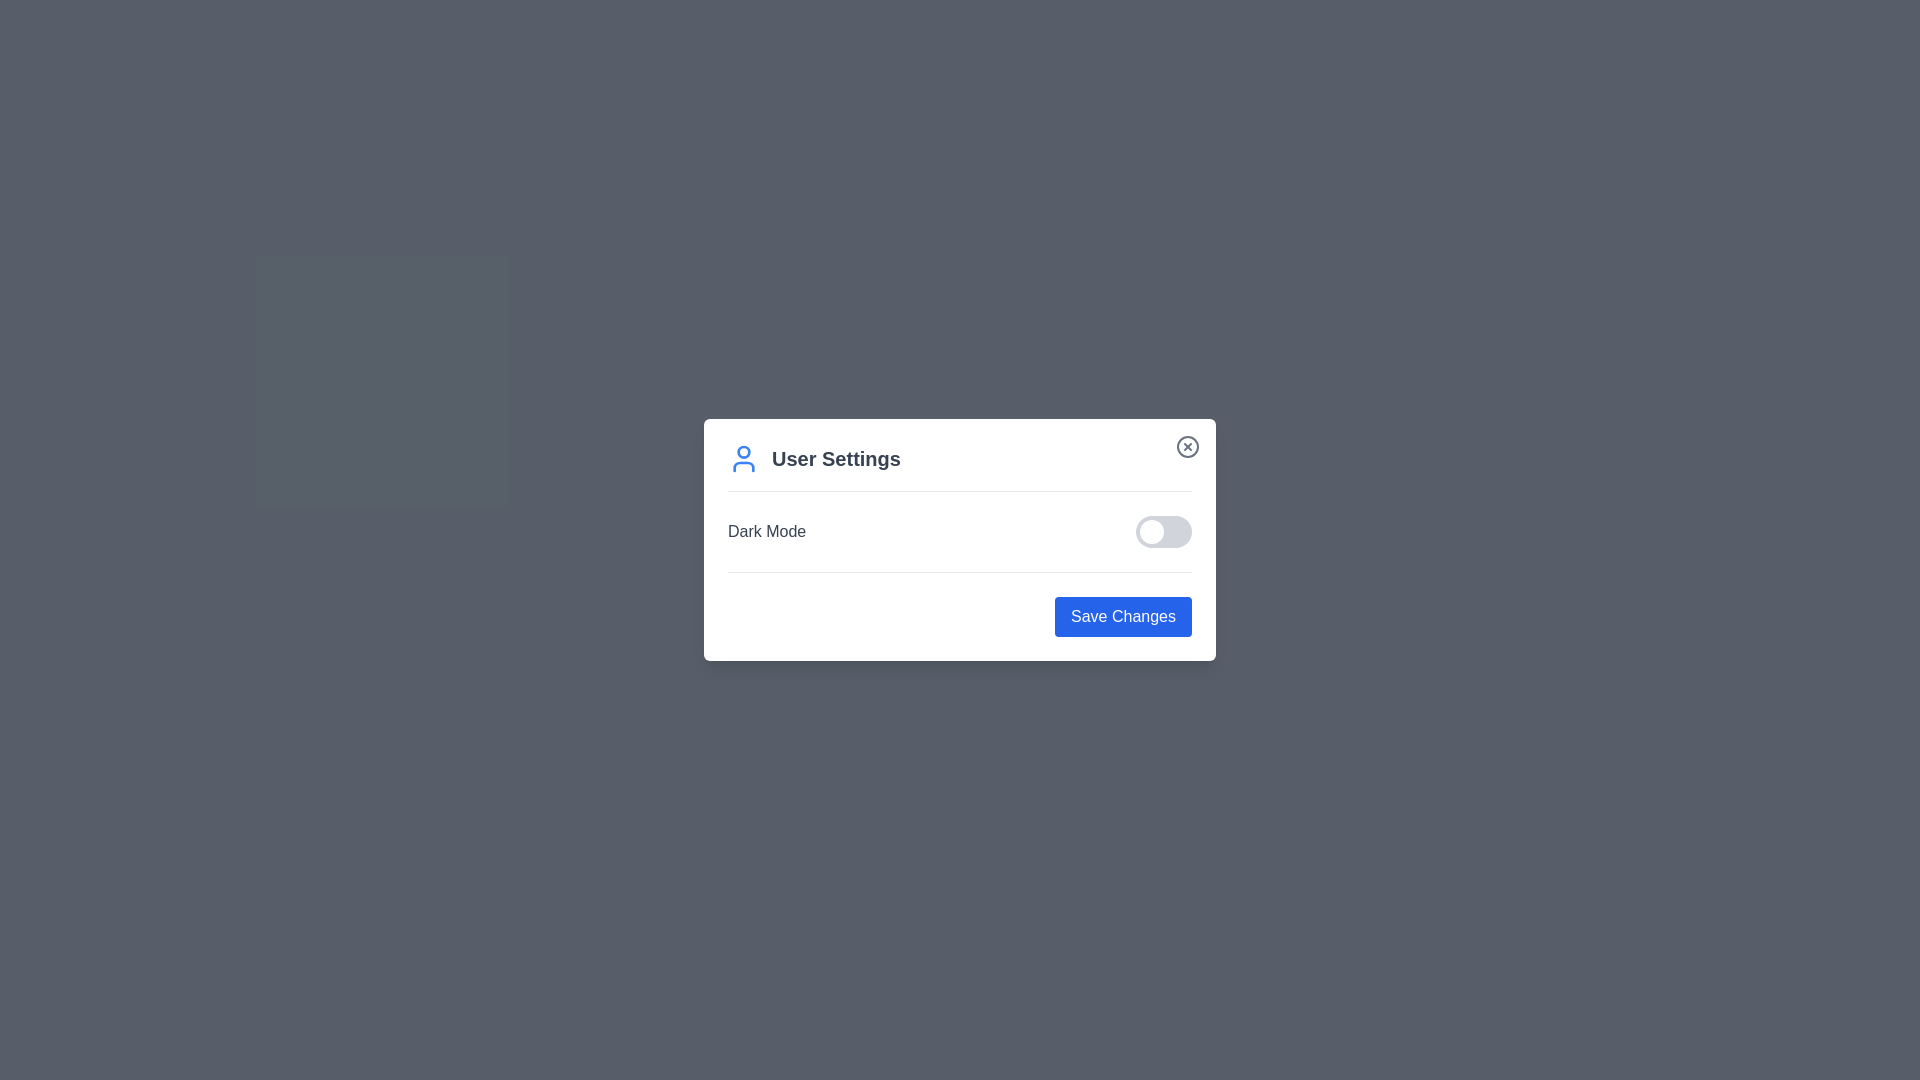 The image size is (1920, 1080). Describe the element at coordinates (1188, 446) in the screenshot. I see `close button to close the dialog` at that location.